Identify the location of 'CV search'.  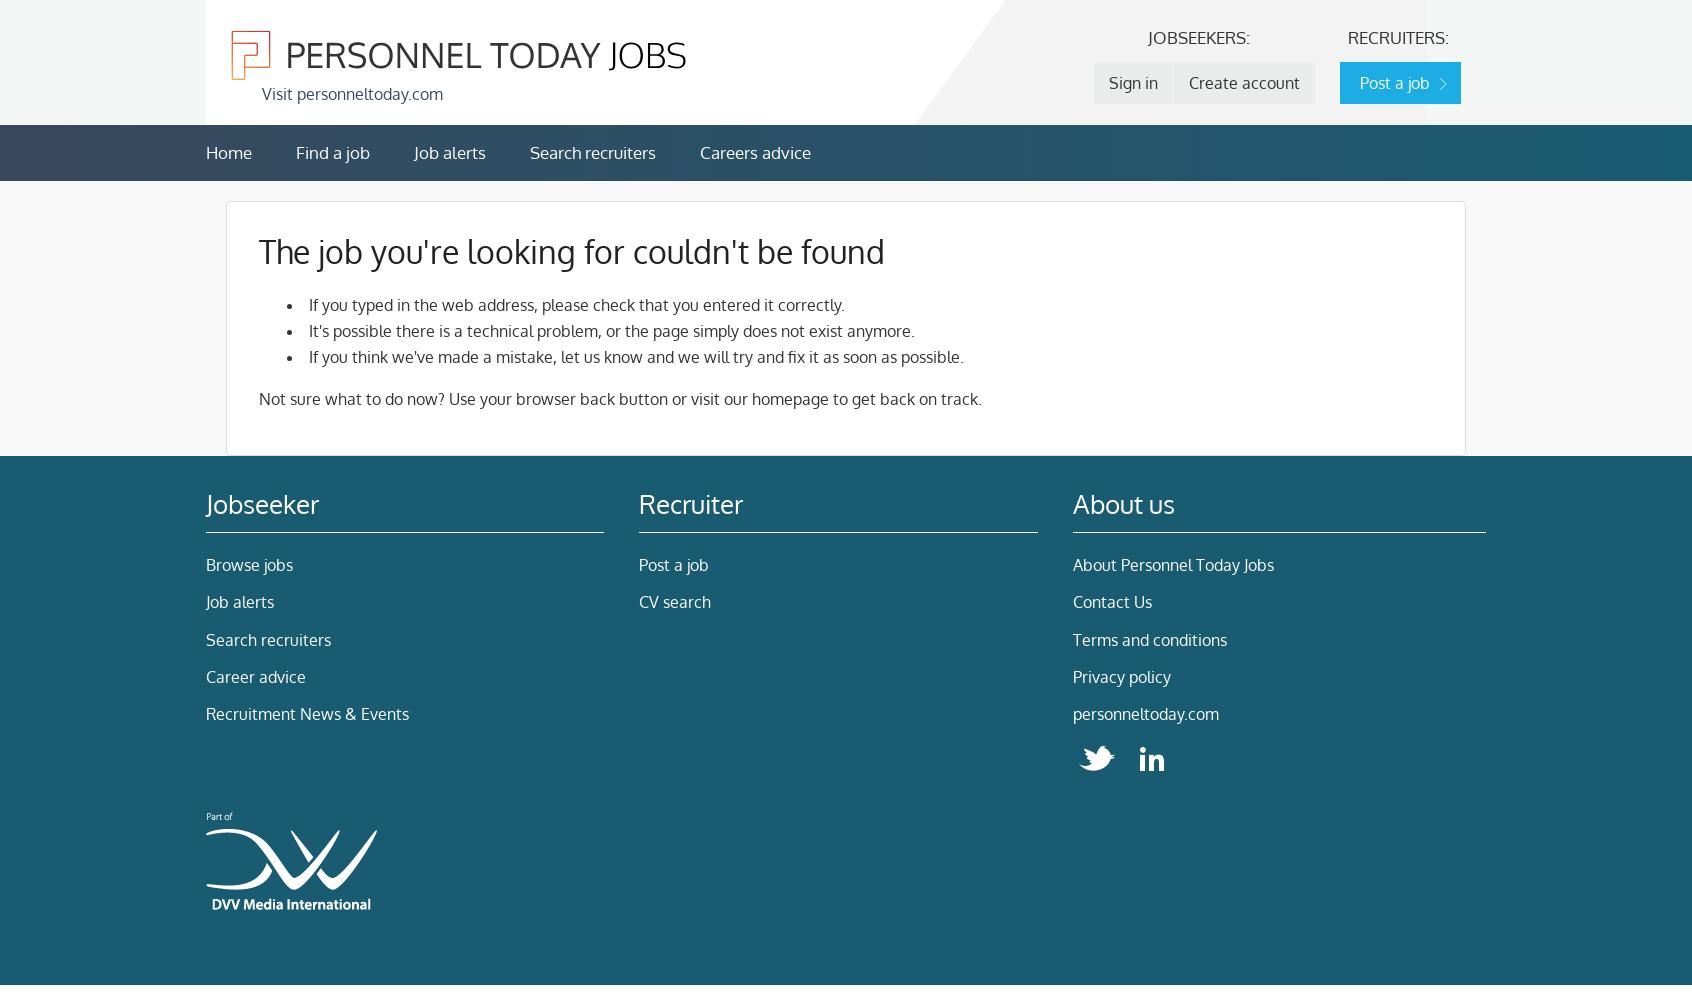
(674, 601).